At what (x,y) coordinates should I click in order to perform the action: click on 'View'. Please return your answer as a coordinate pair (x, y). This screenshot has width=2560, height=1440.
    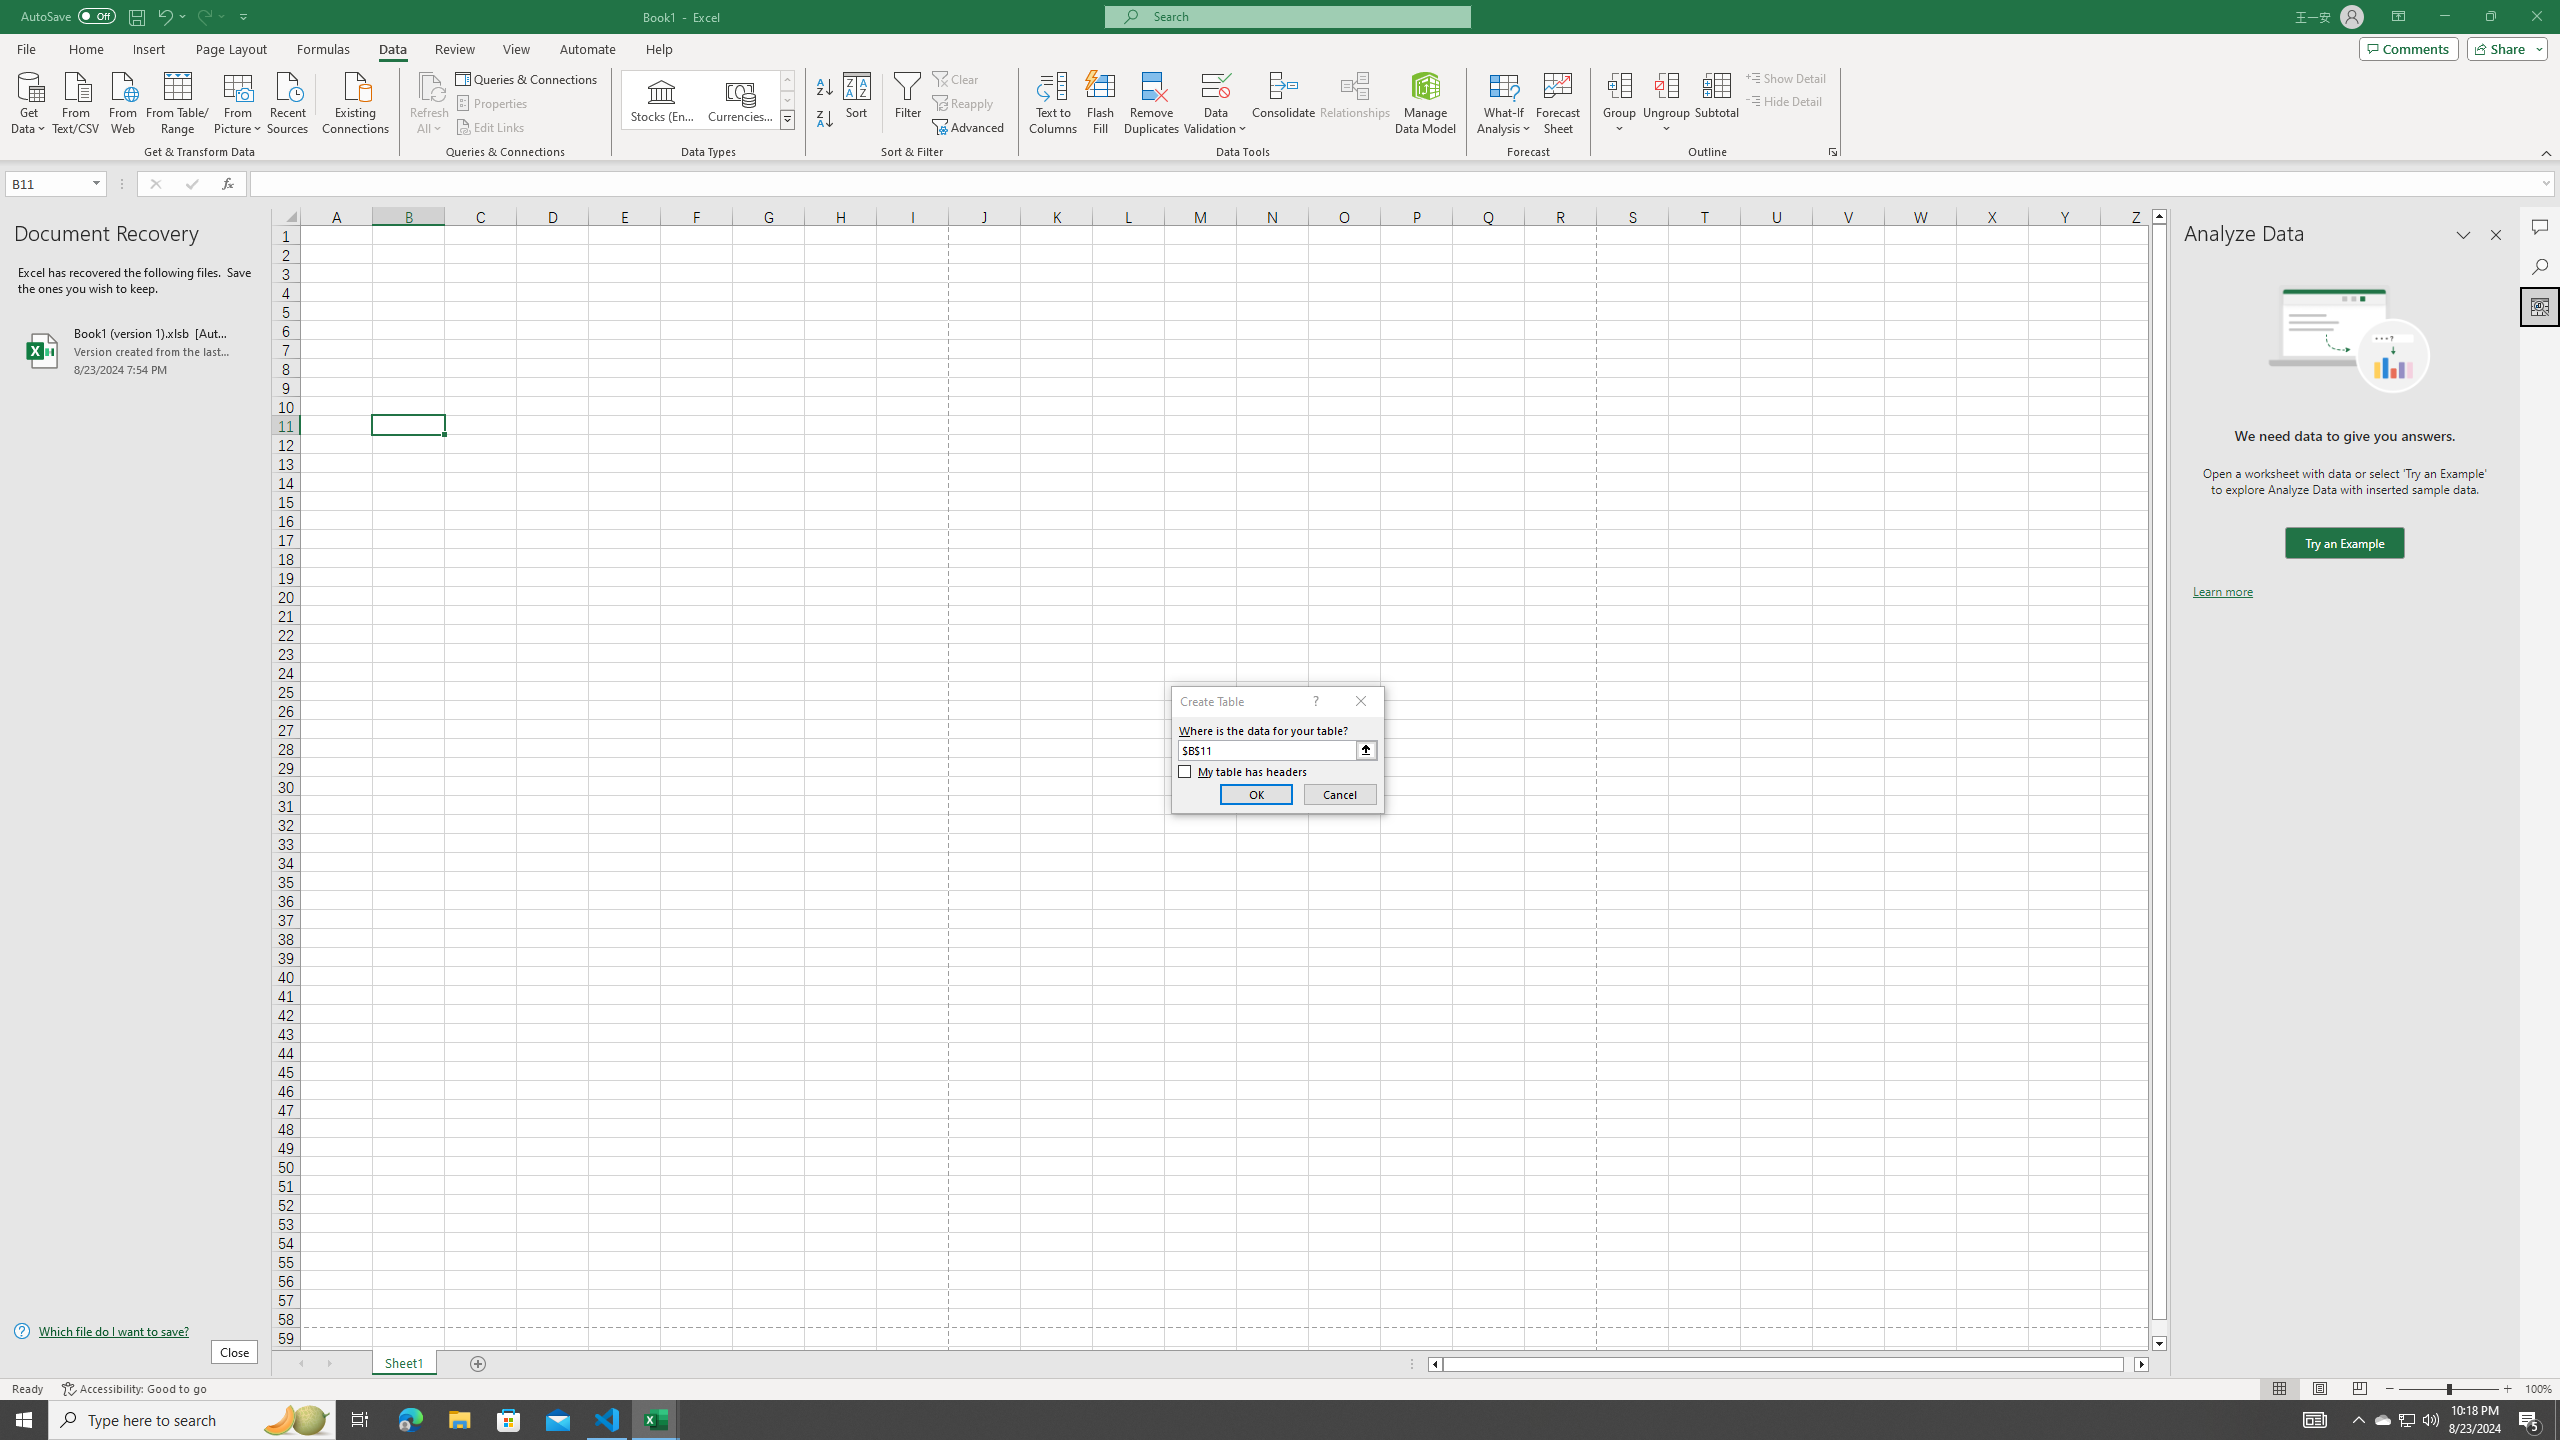
    Looking at the image, I should click on (514, 49).